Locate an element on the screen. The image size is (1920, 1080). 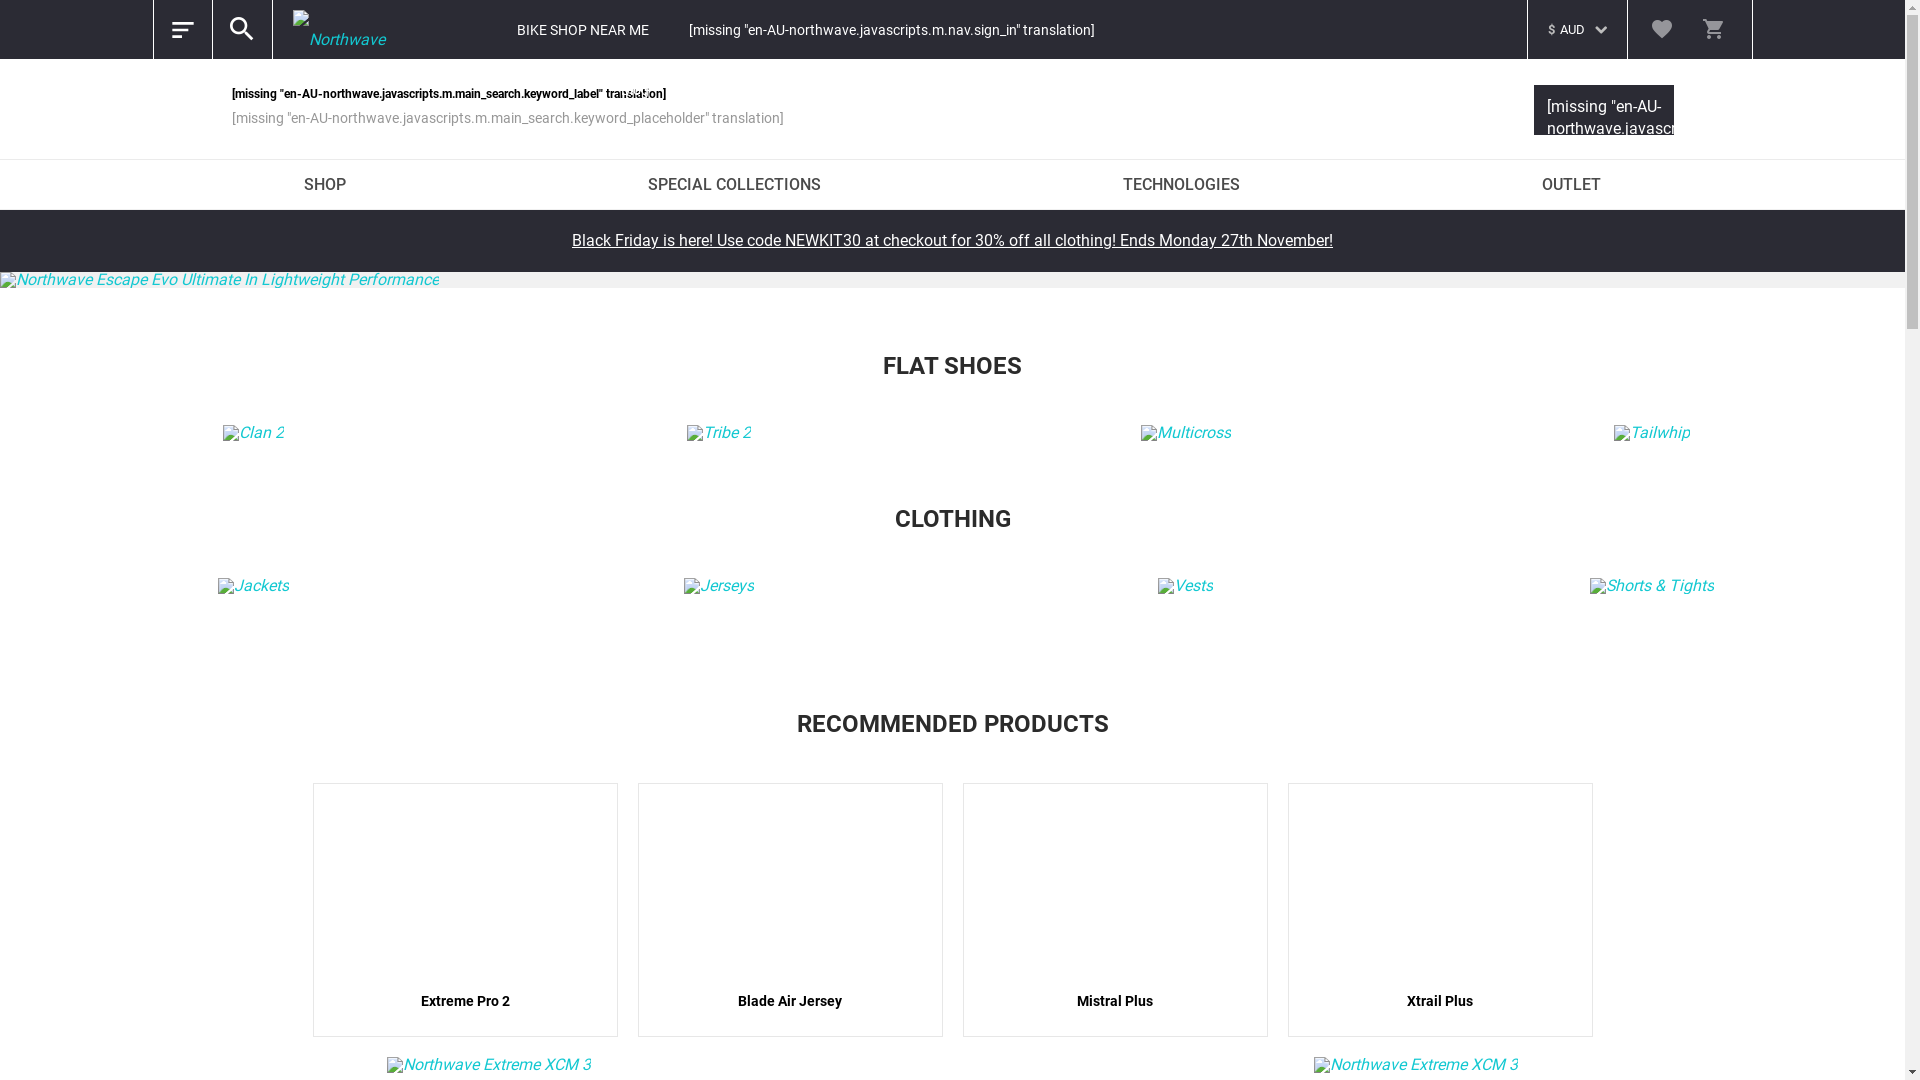
'OUTLET' is located at coordinates (1570, 185).